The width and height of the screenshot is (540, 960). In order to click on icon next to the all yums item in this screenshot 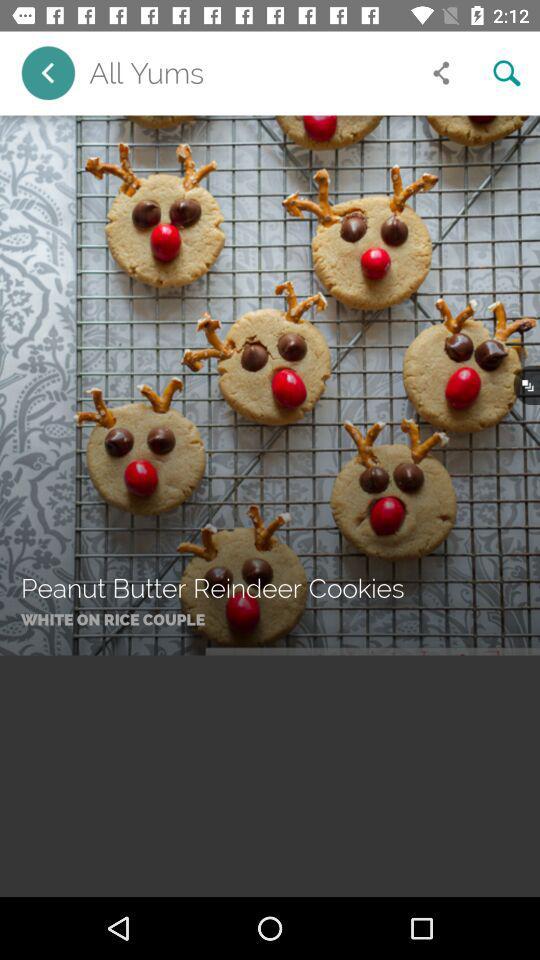, I will do `click(441, 73)`.